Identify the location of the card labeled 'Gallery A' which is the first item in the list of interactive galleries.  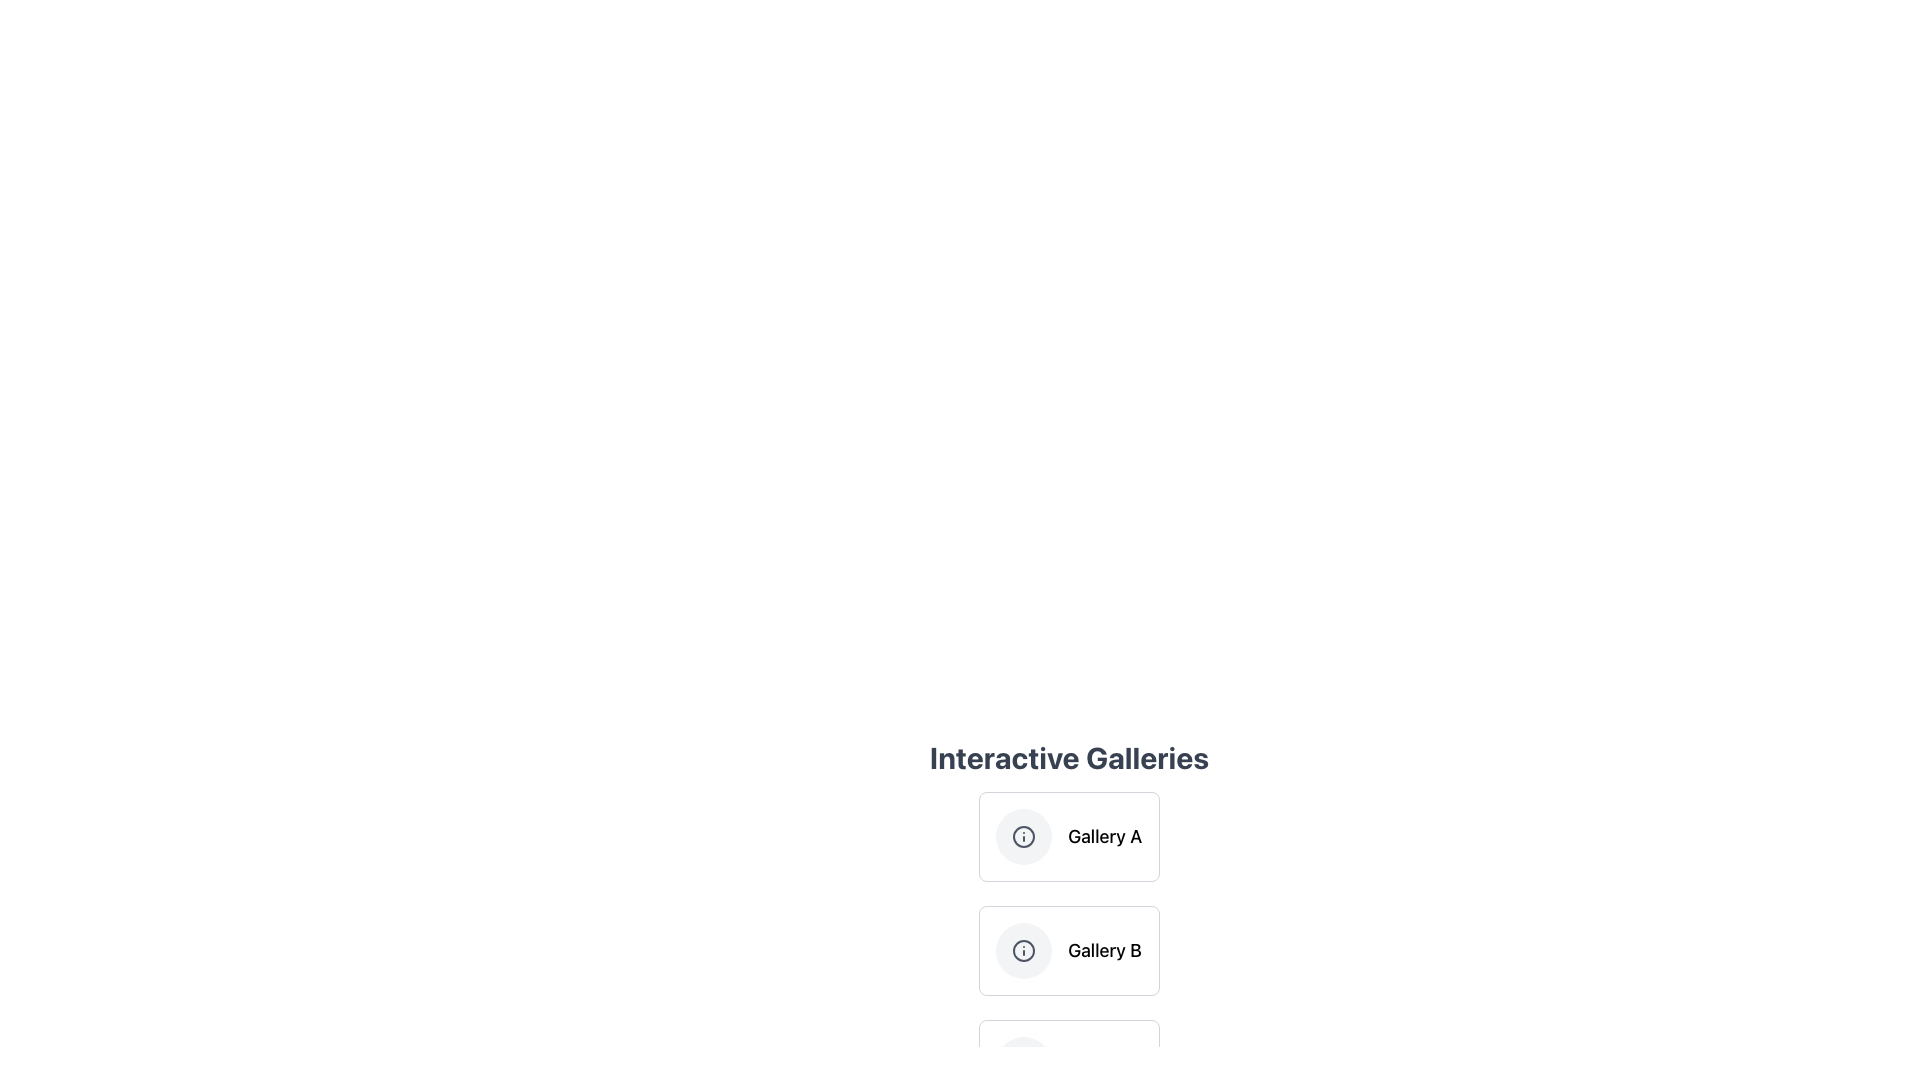
(1068, 837).